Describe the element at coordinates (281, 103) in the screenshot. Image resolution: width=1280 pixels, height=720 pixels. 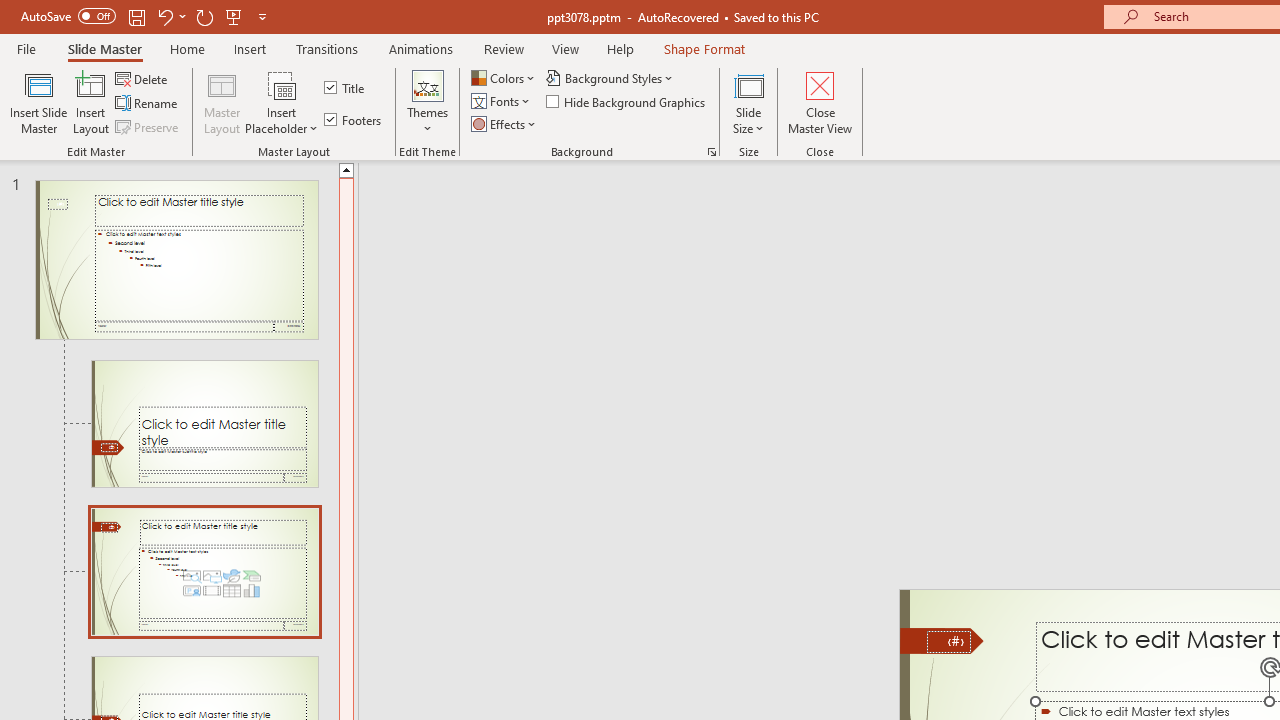
I see `'Insert Placeholder'` at that location.